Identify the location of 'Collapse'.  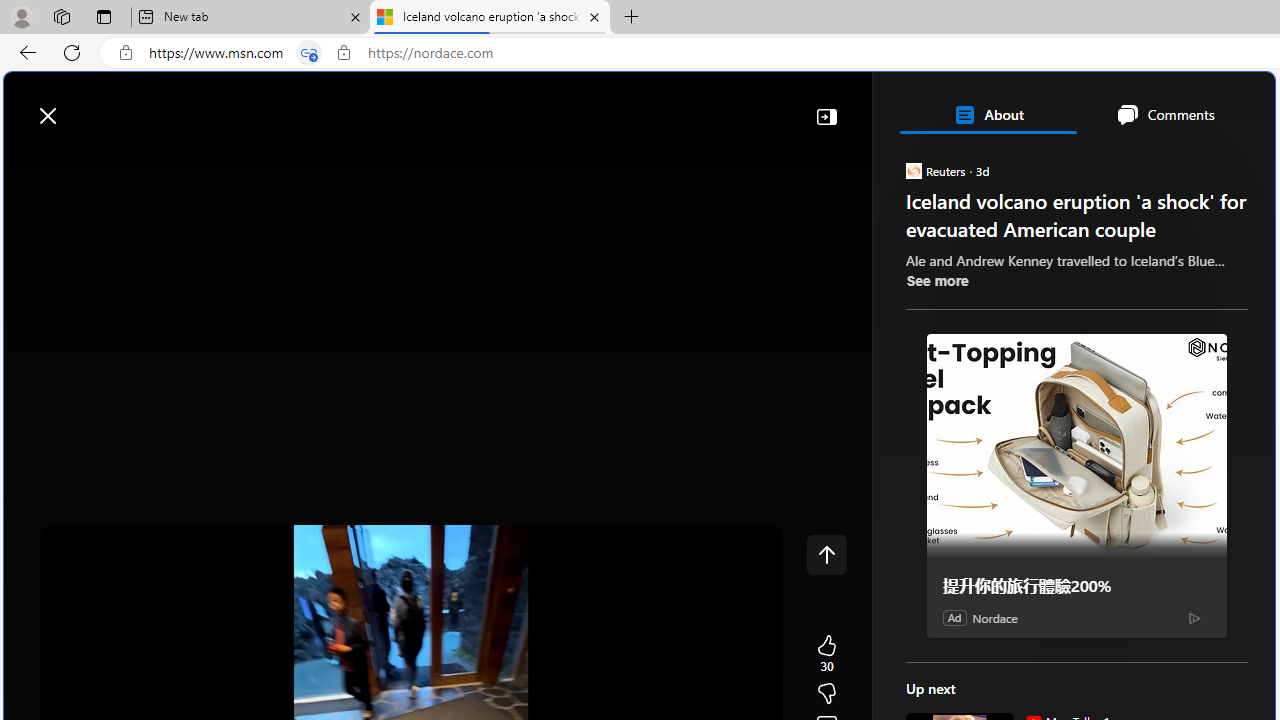
(826, 115).